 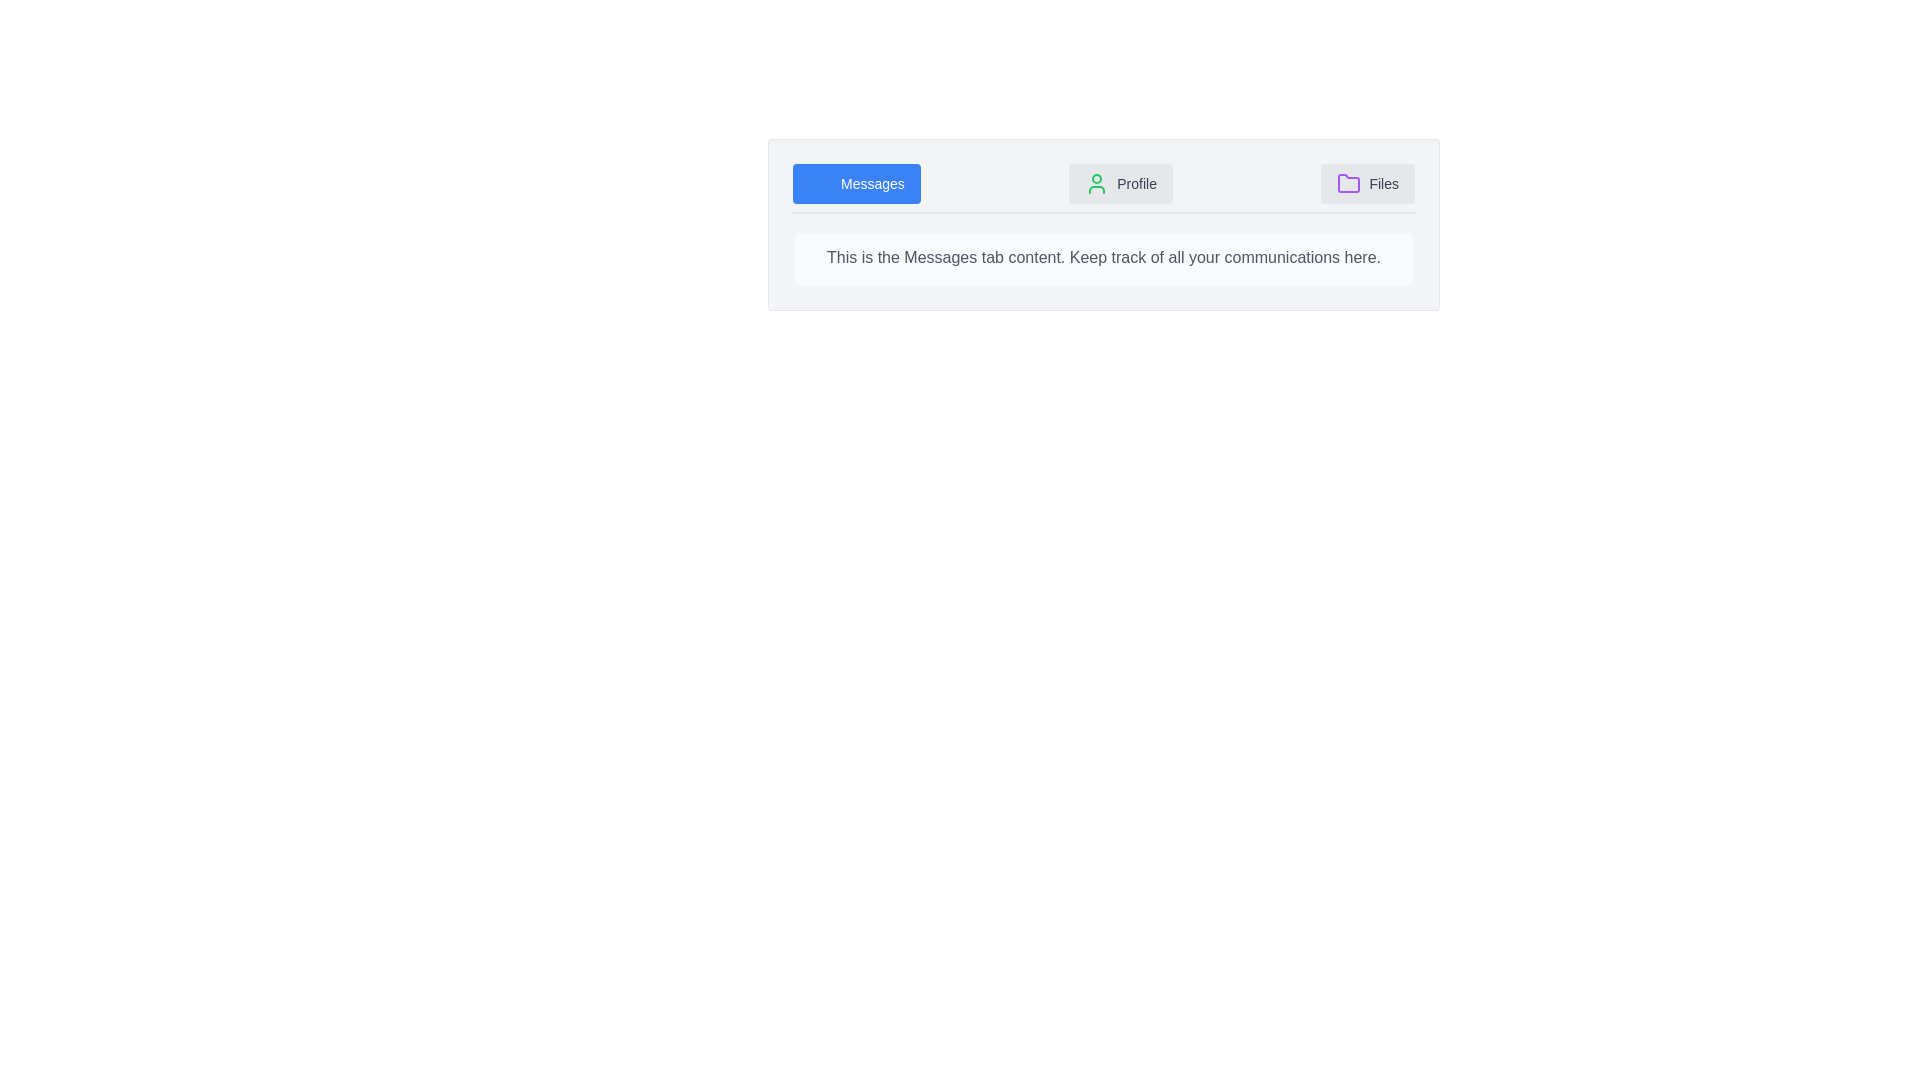 What do you see at coordinates (1121, 184) in the screenshot?
I see `the Profile tab` at bounding box center [1121, 184].